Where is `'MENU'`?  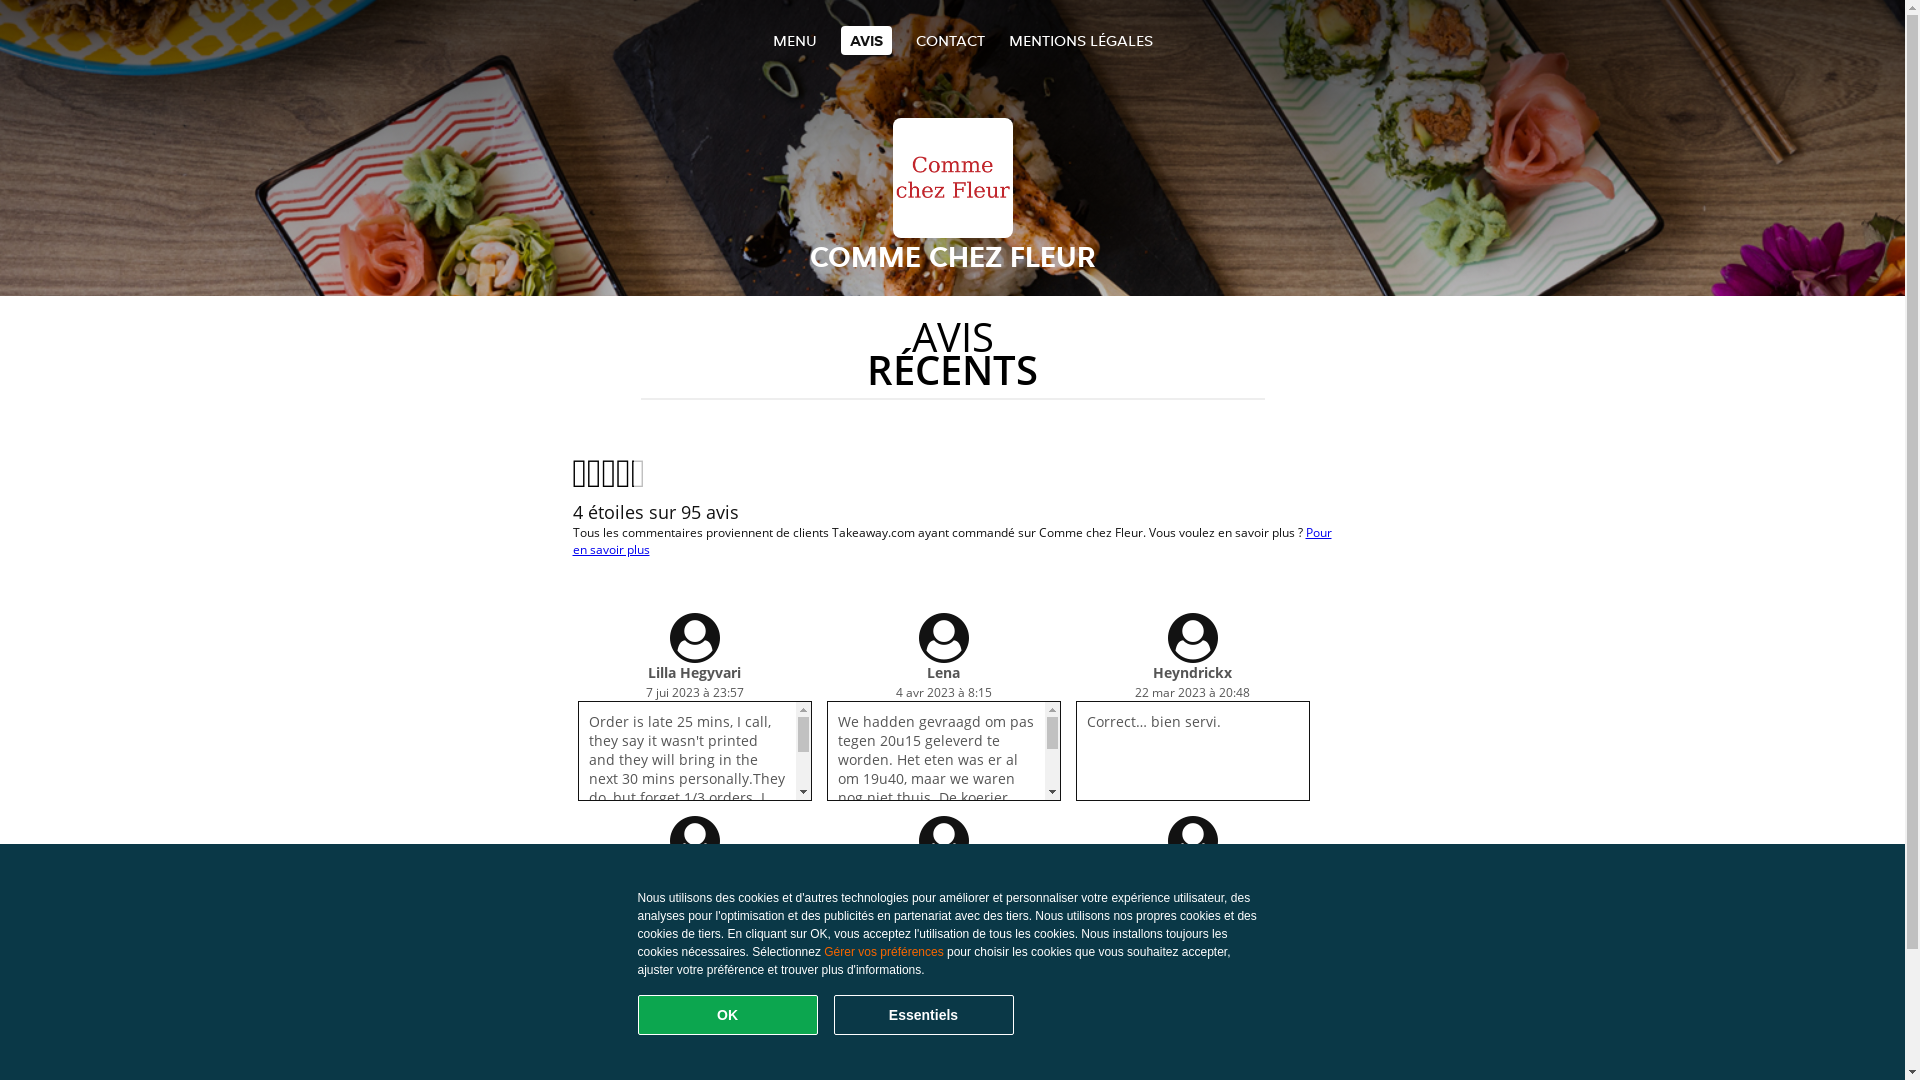 'MENU' is located at coordinates (792, 40).